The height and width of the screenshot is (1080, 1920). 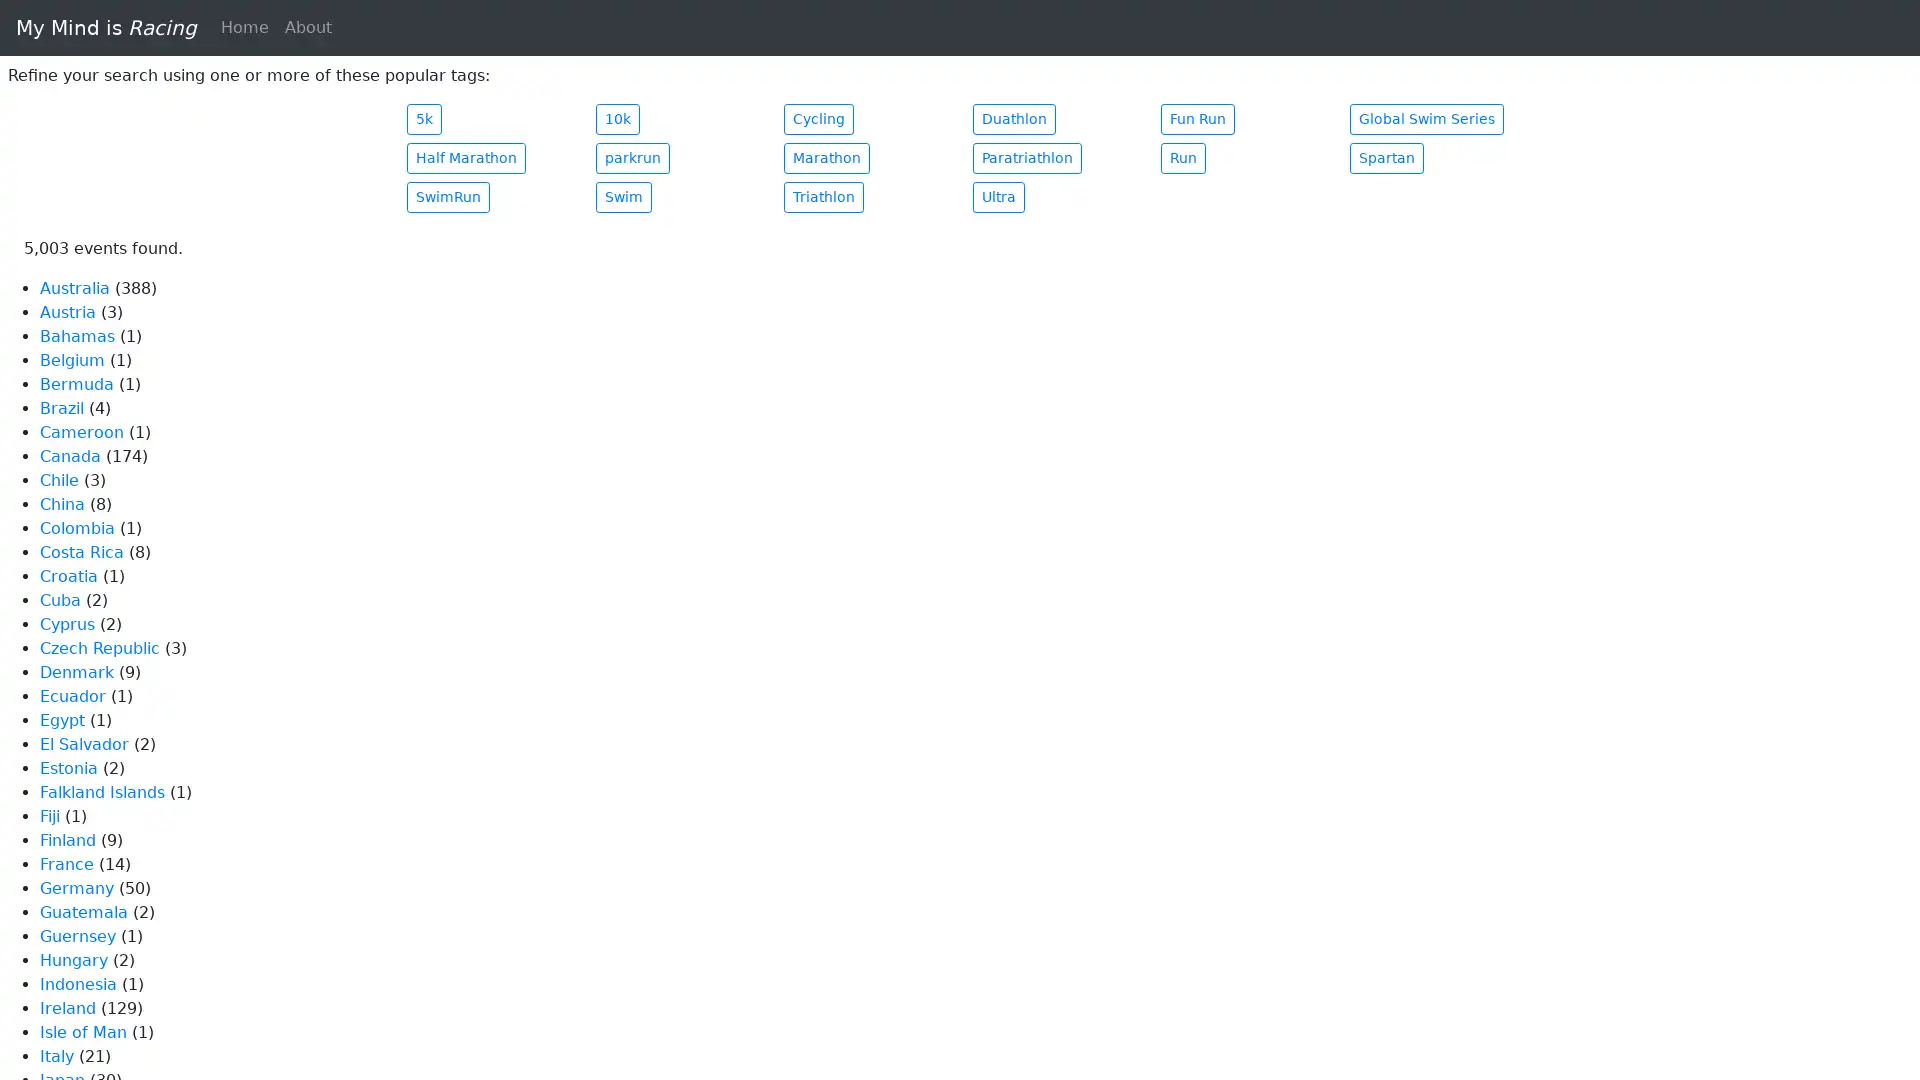 I want to click on 10k, so click(x=616, y=119).